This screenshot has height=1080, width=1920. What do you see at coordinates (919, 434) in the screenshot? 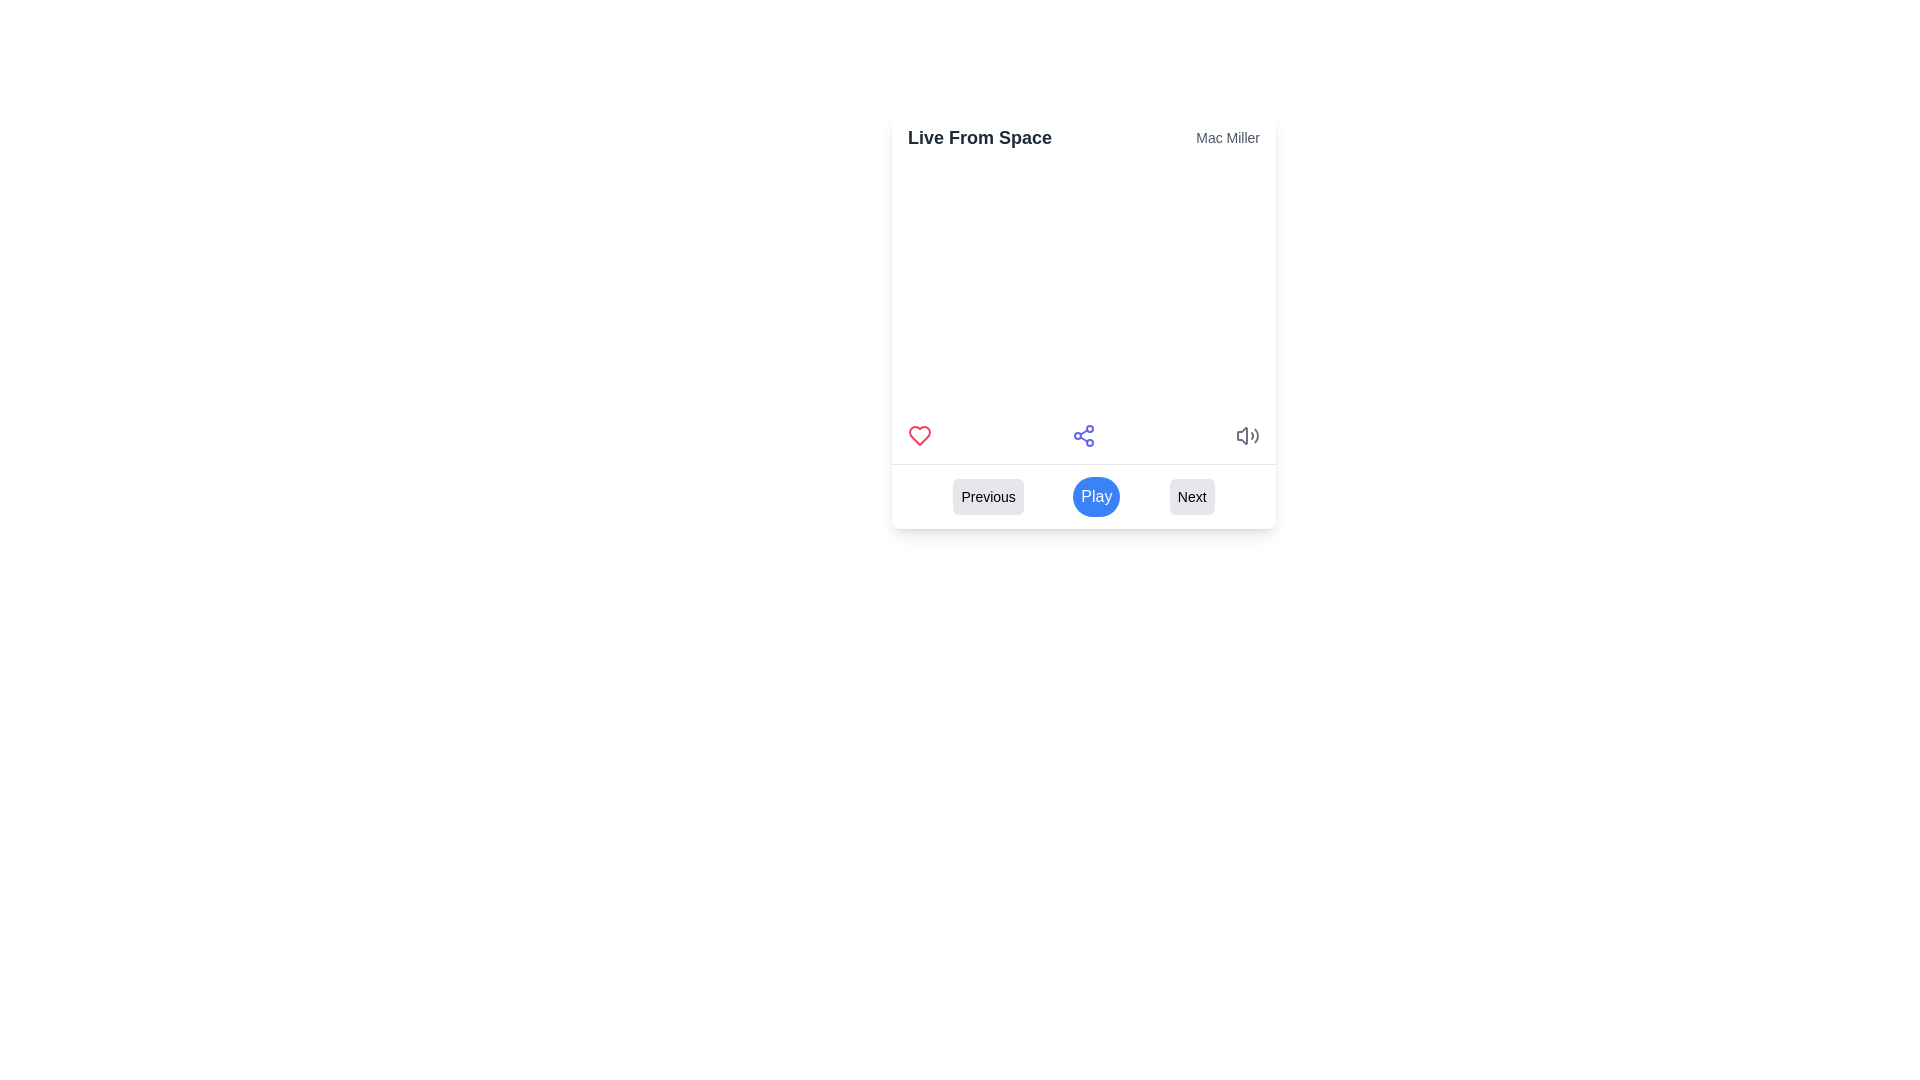
I see `the heart icon button, which is the first icon from the left in a row of interactive elements` at bounding box center [919, 434].